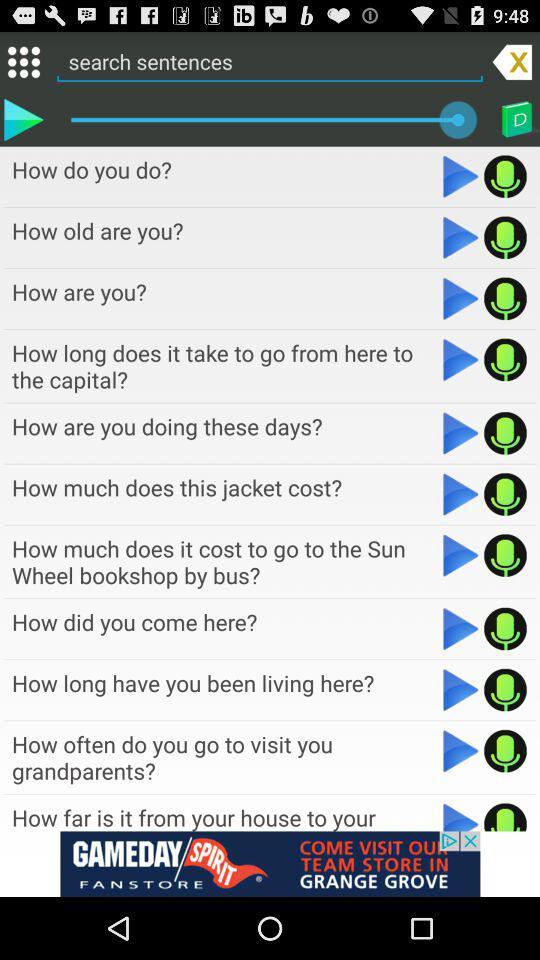  I want to click on play, so click(461, 628).